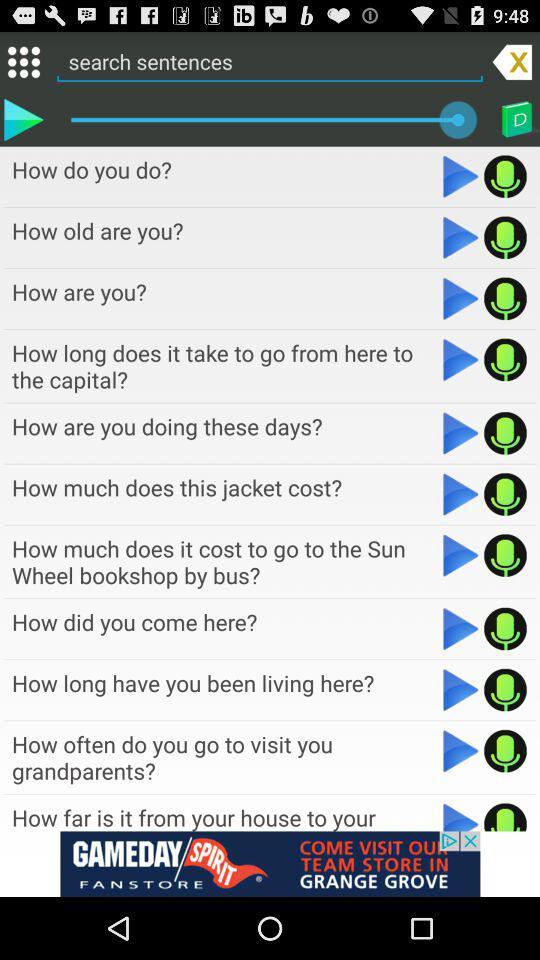  I want to click on play, so click(461, 628).